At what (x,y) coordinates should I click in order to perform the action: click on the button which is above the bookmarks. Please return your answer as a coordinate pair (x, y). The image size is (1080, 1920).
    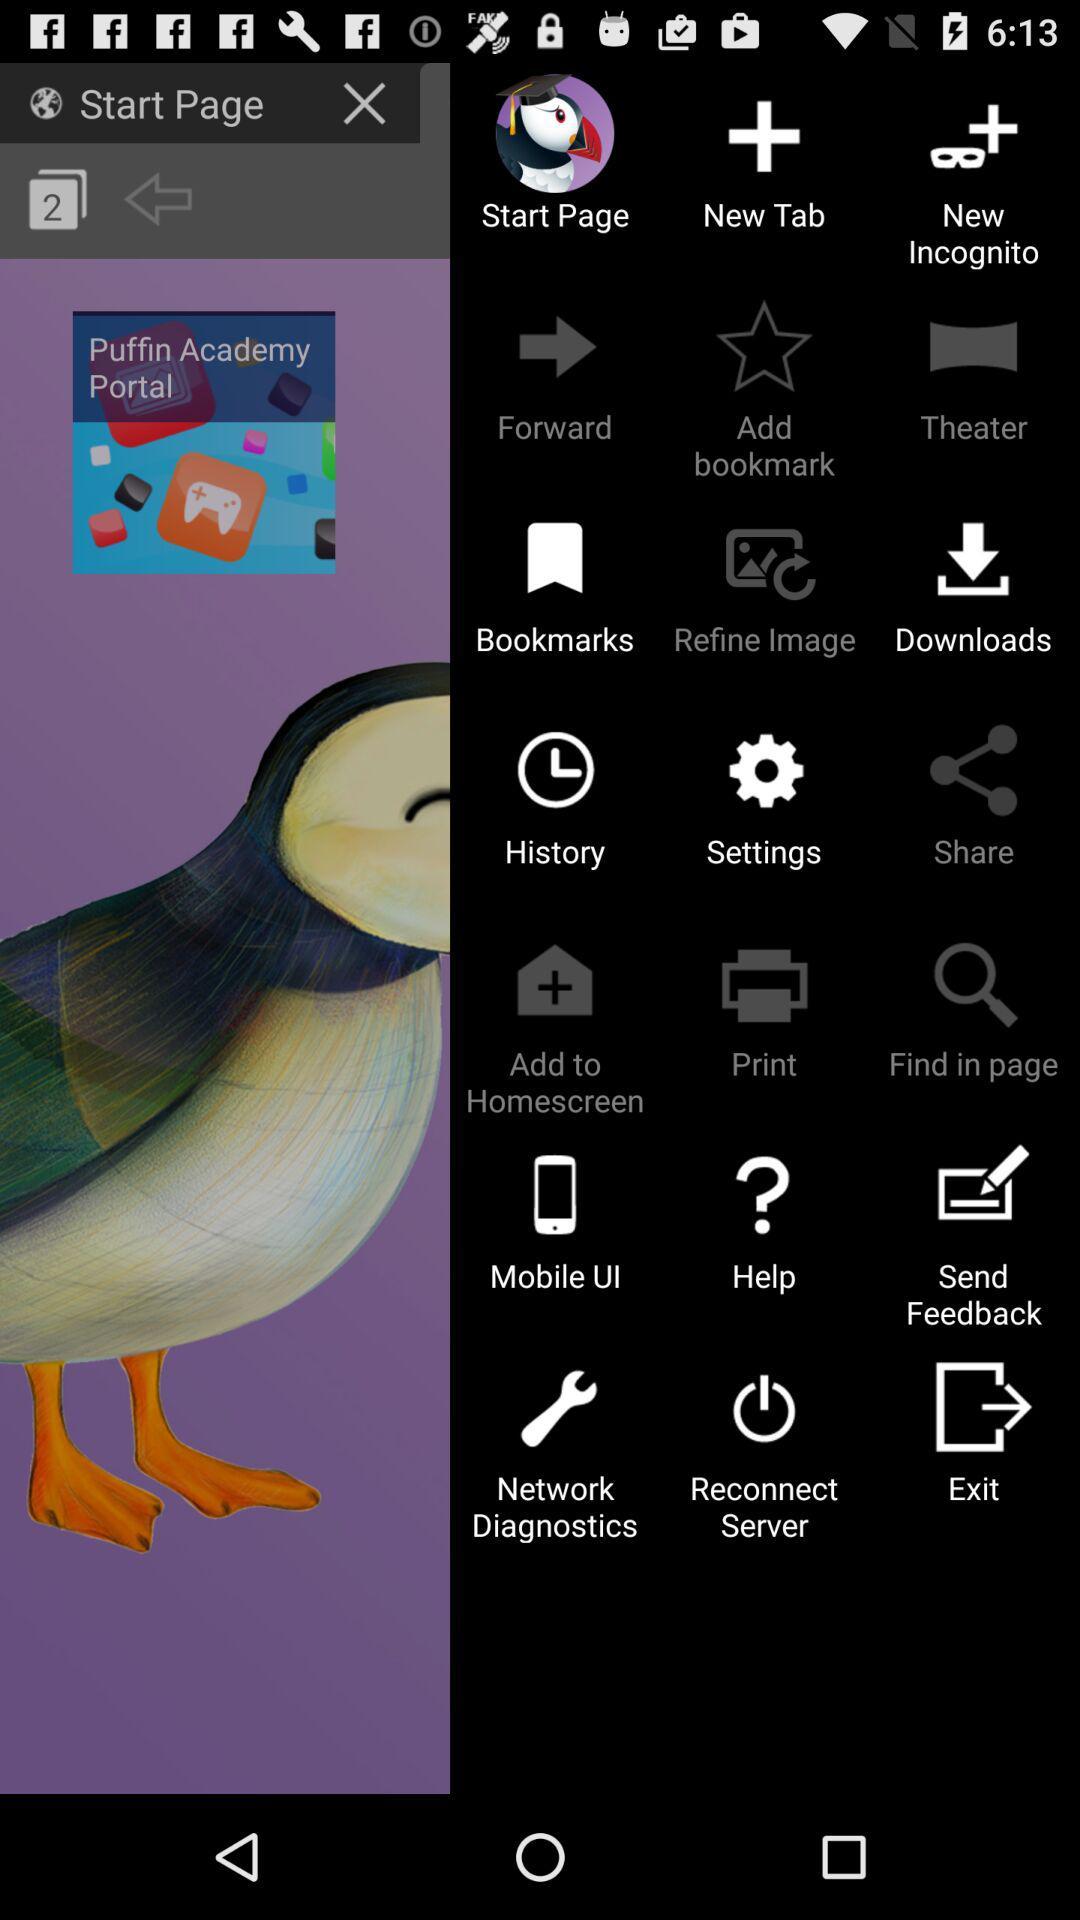
    Looking at the image, I should click on (555, 345).